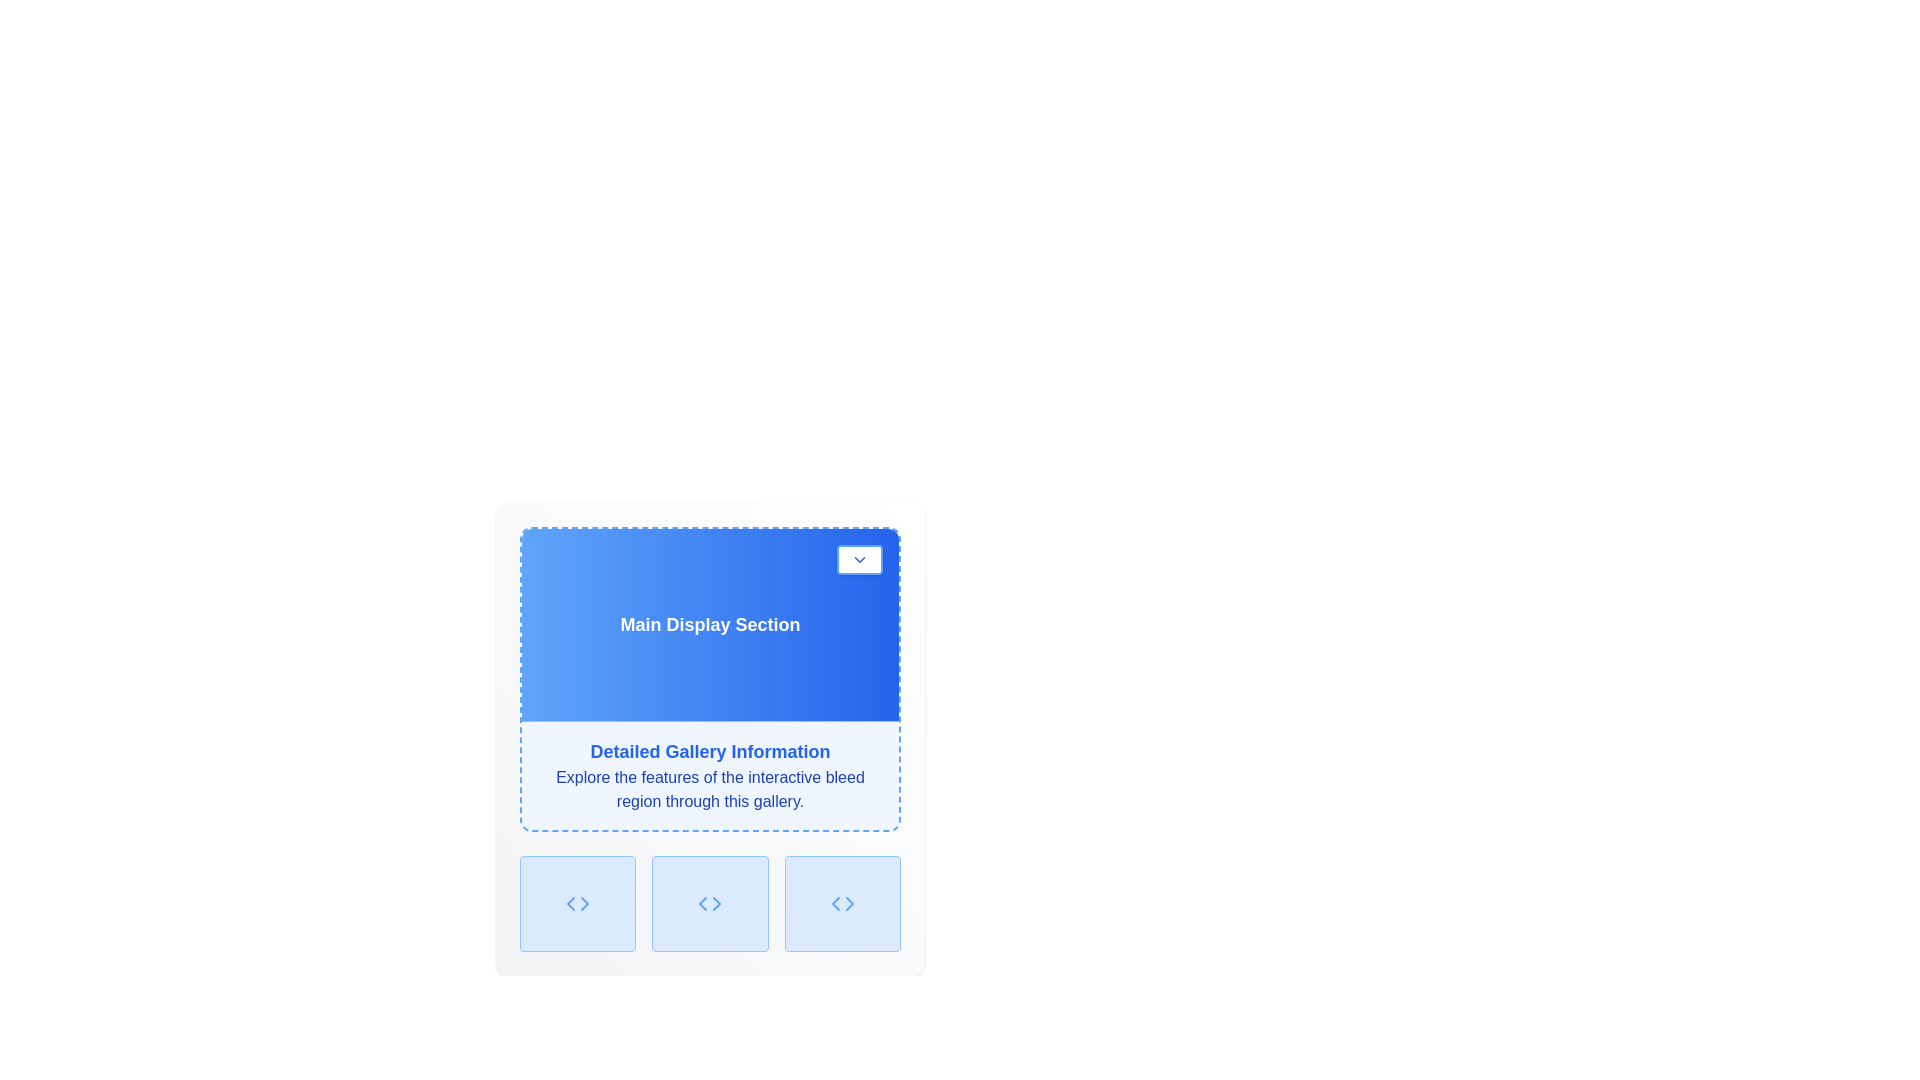 The width and height of the screenshot is (1920, 1080). What do you see at coordinates (849, 903) in the screenshot?
I see `the right triangle icon located in the rightmost button of three buttons below the 'Detailed Gallery Information' section` at bounding box center [849, 903].